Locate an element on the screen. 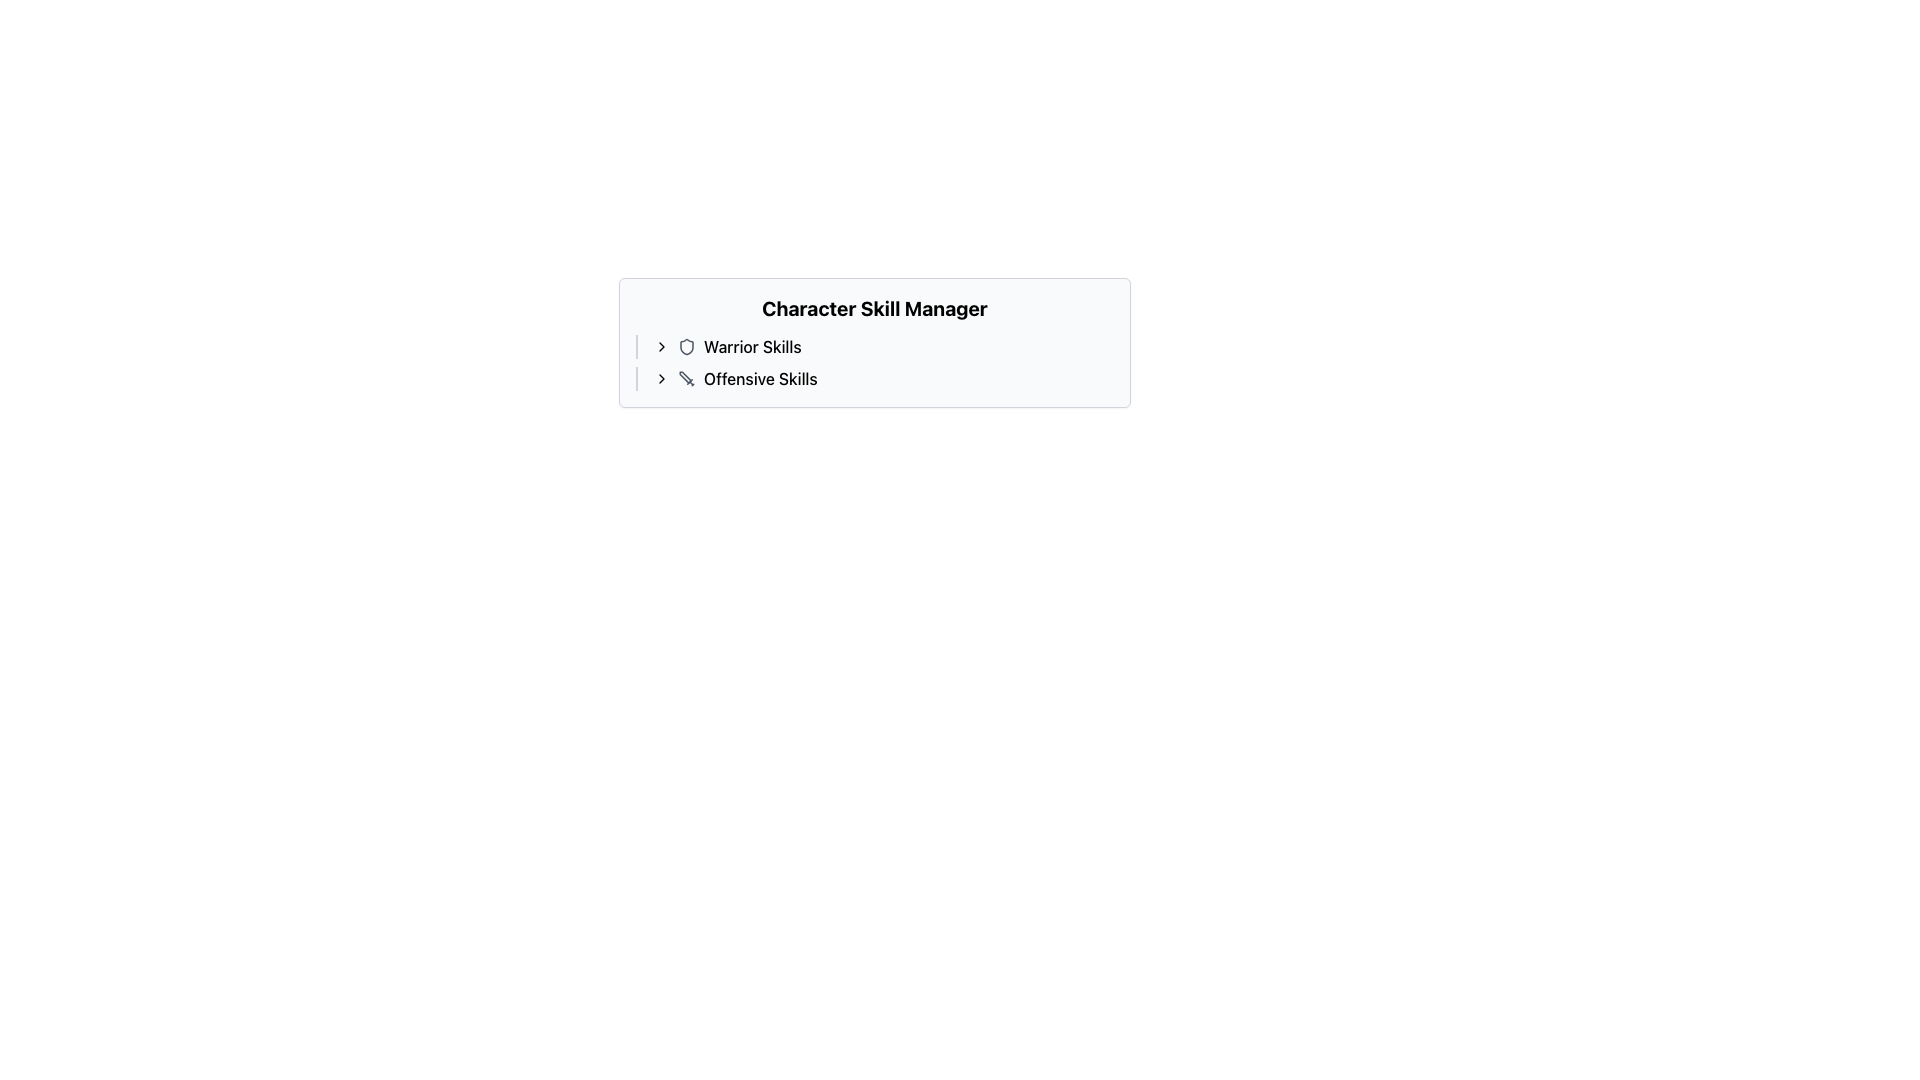  the chevron icon is located at coordinates (662, 378).